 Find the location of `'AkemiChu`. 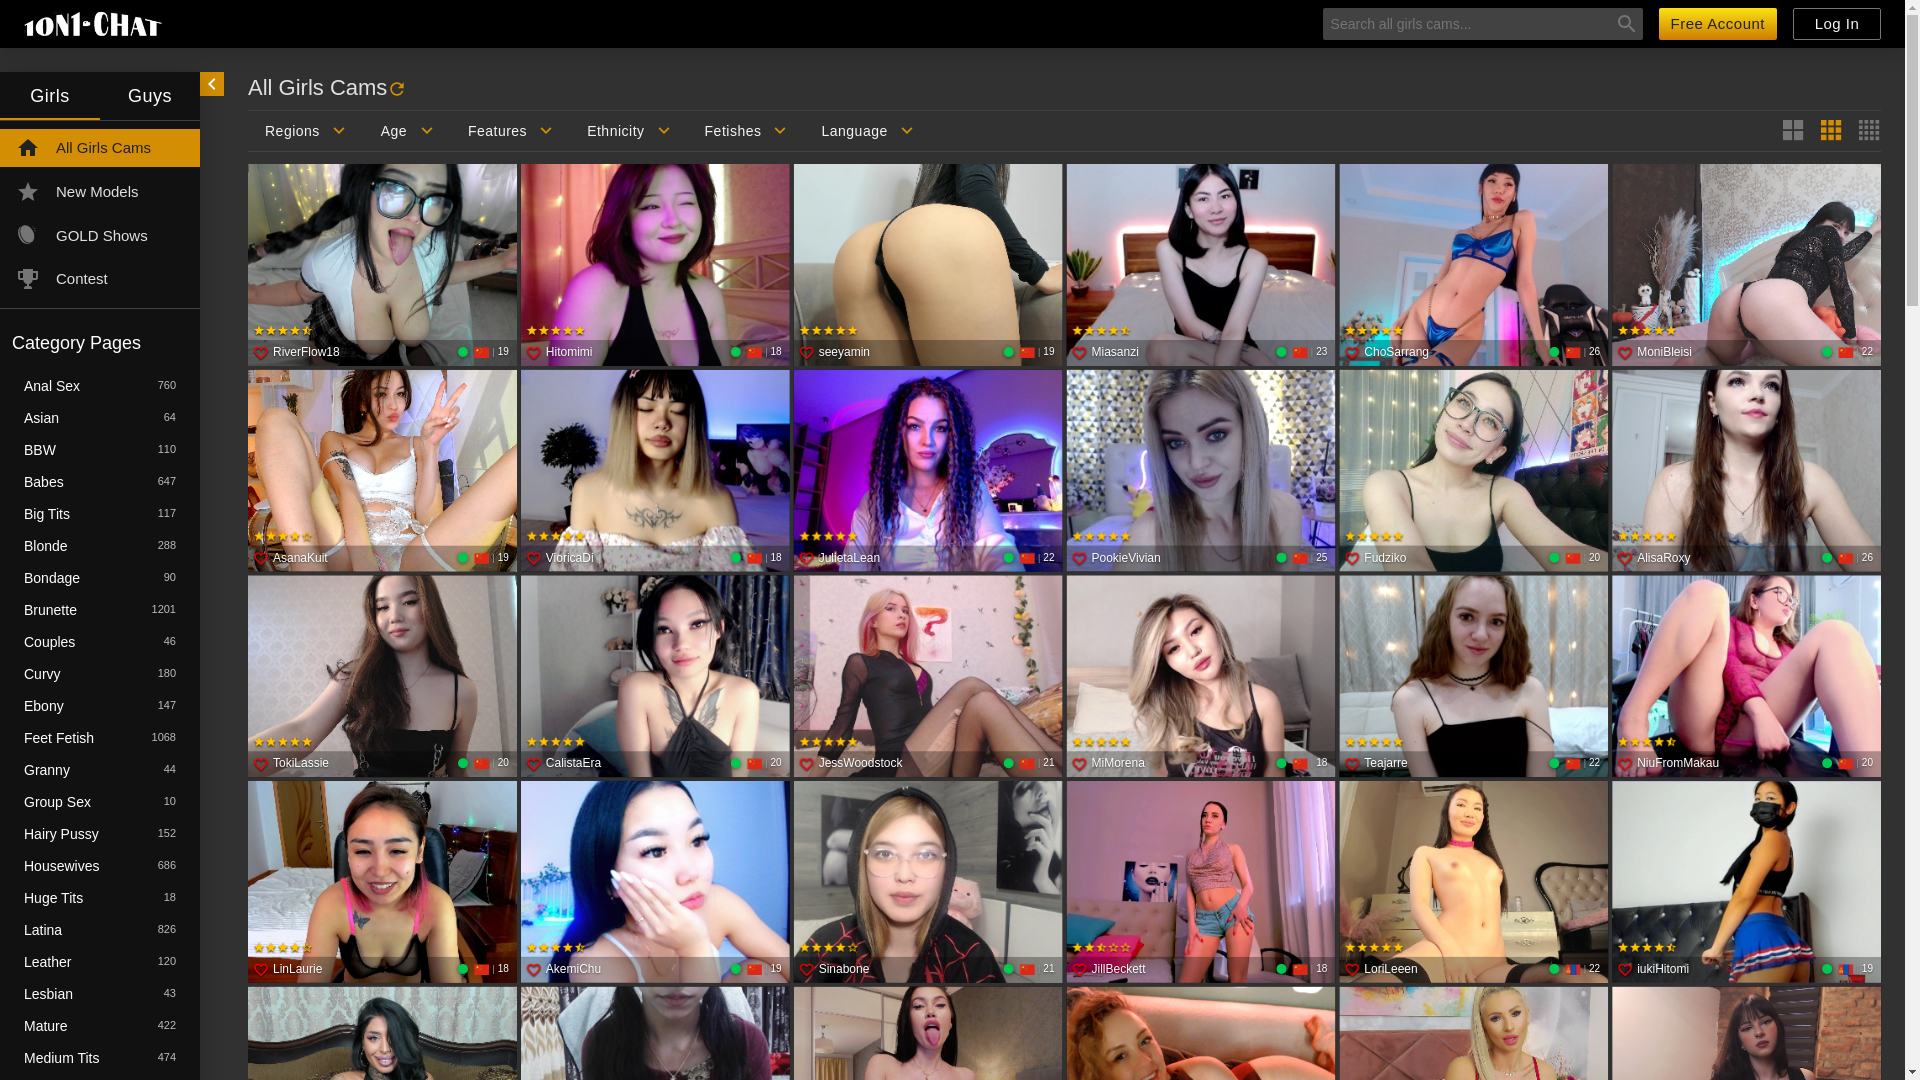

'AkemiChu is located at coordinates (521, 882).